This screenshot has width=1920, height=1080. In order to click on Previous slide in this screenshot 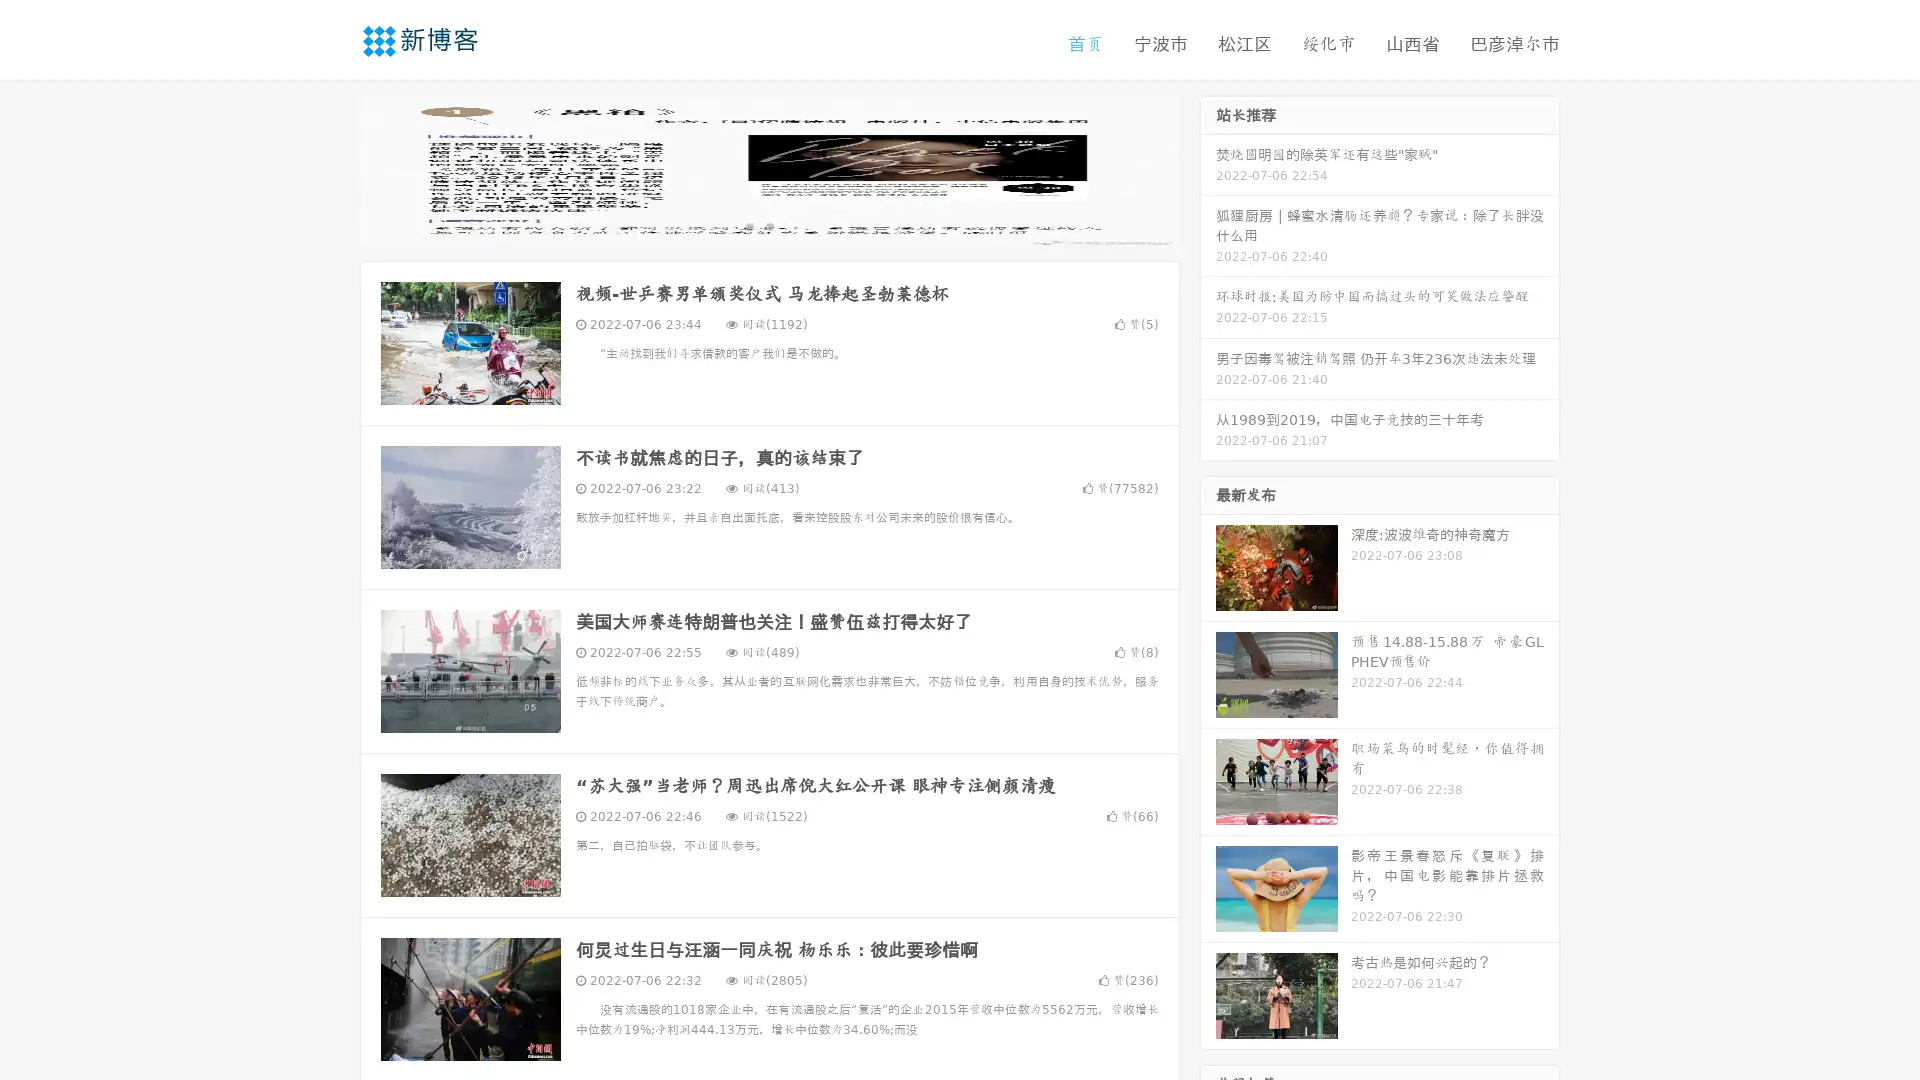, I will do `click(330, 168)`.